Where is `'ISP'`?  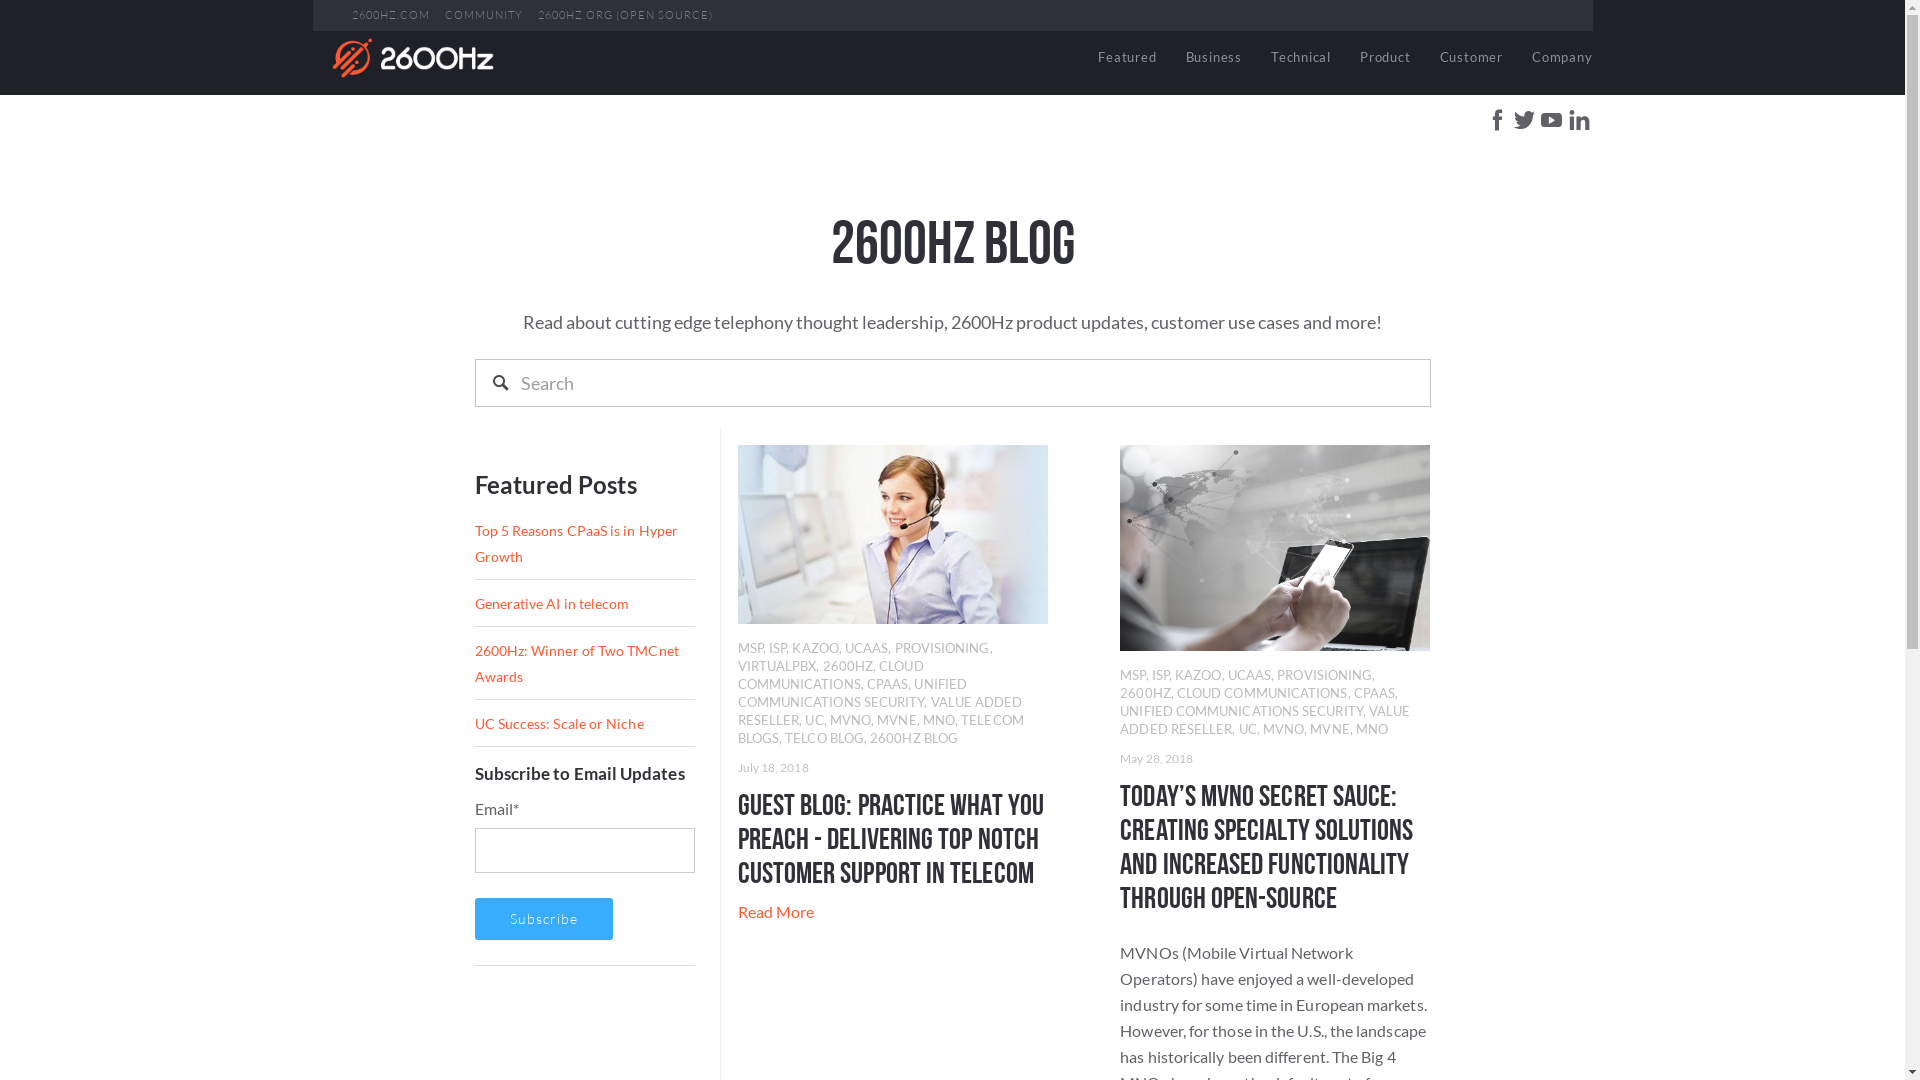
'ISP' is located at coordinates (767, 648).